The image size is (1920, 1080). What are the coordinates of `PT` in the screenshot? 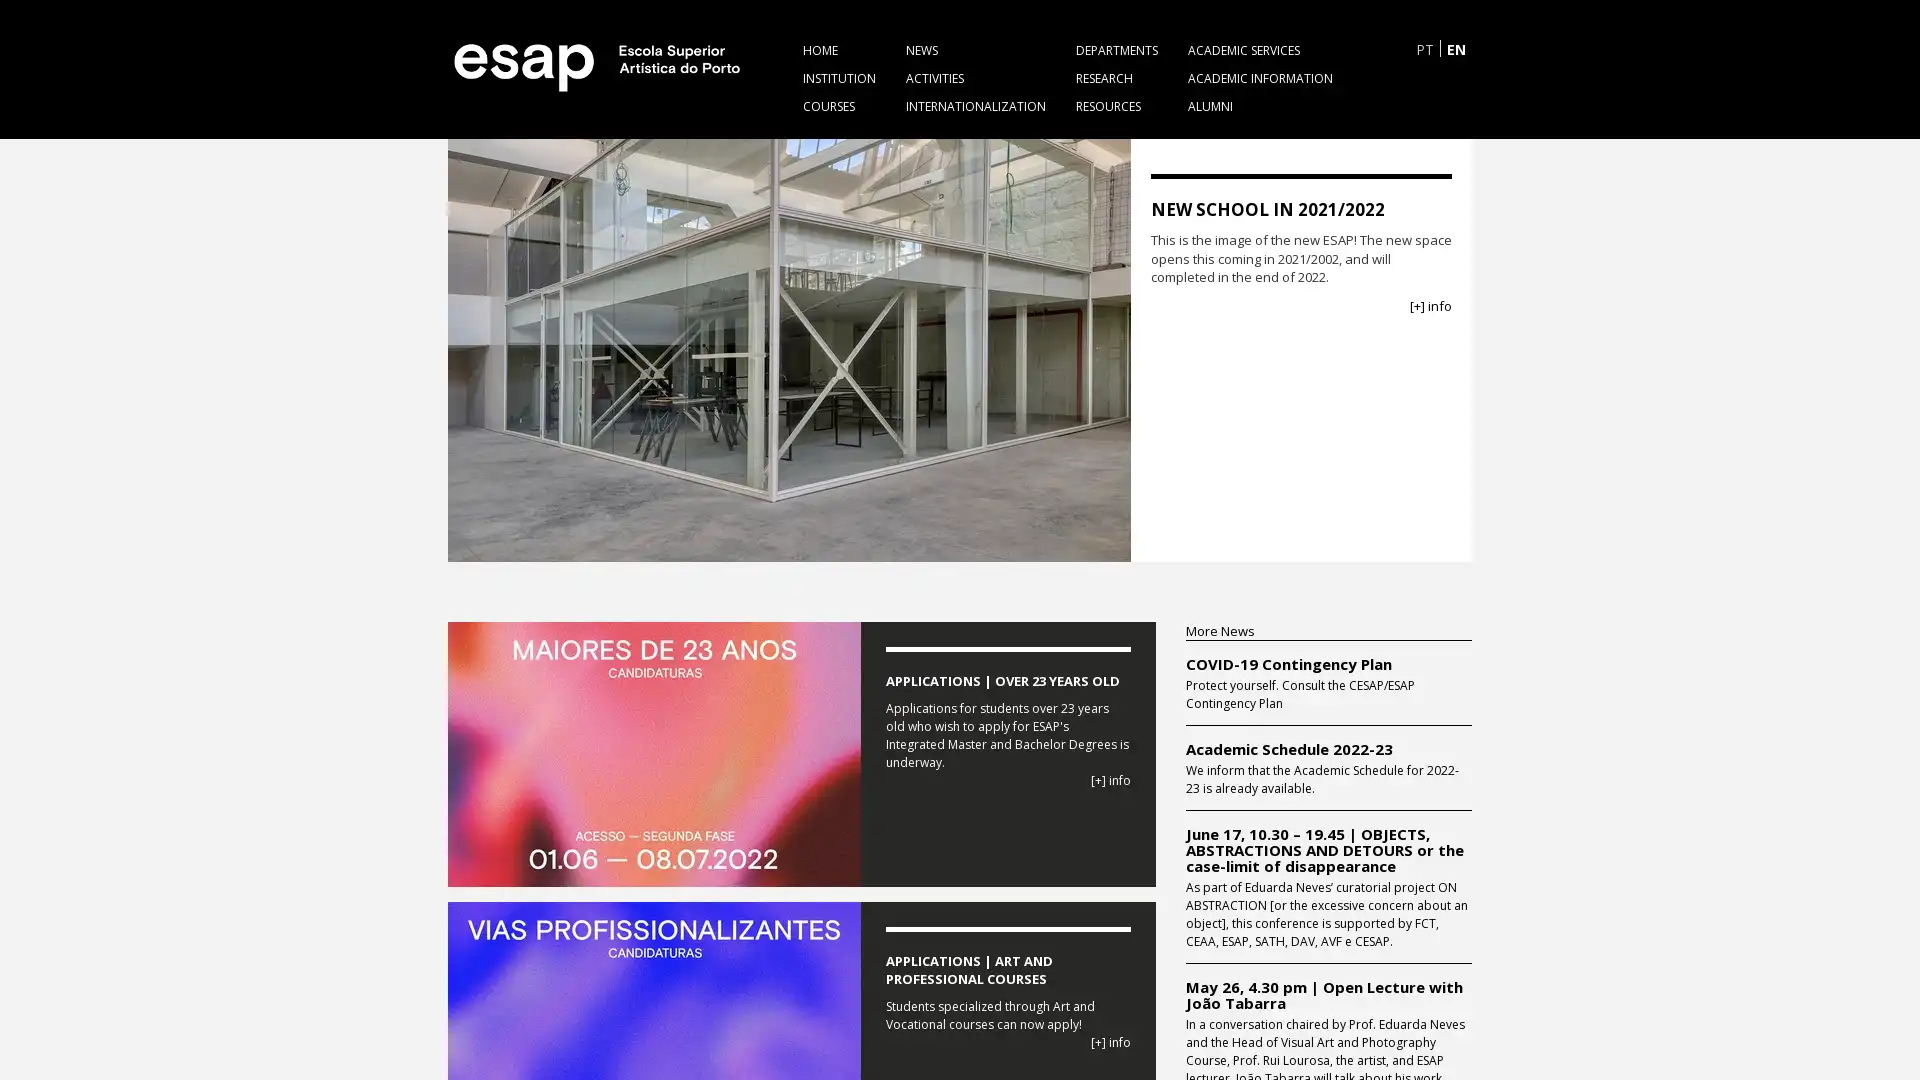 It's located at (1424, 47).